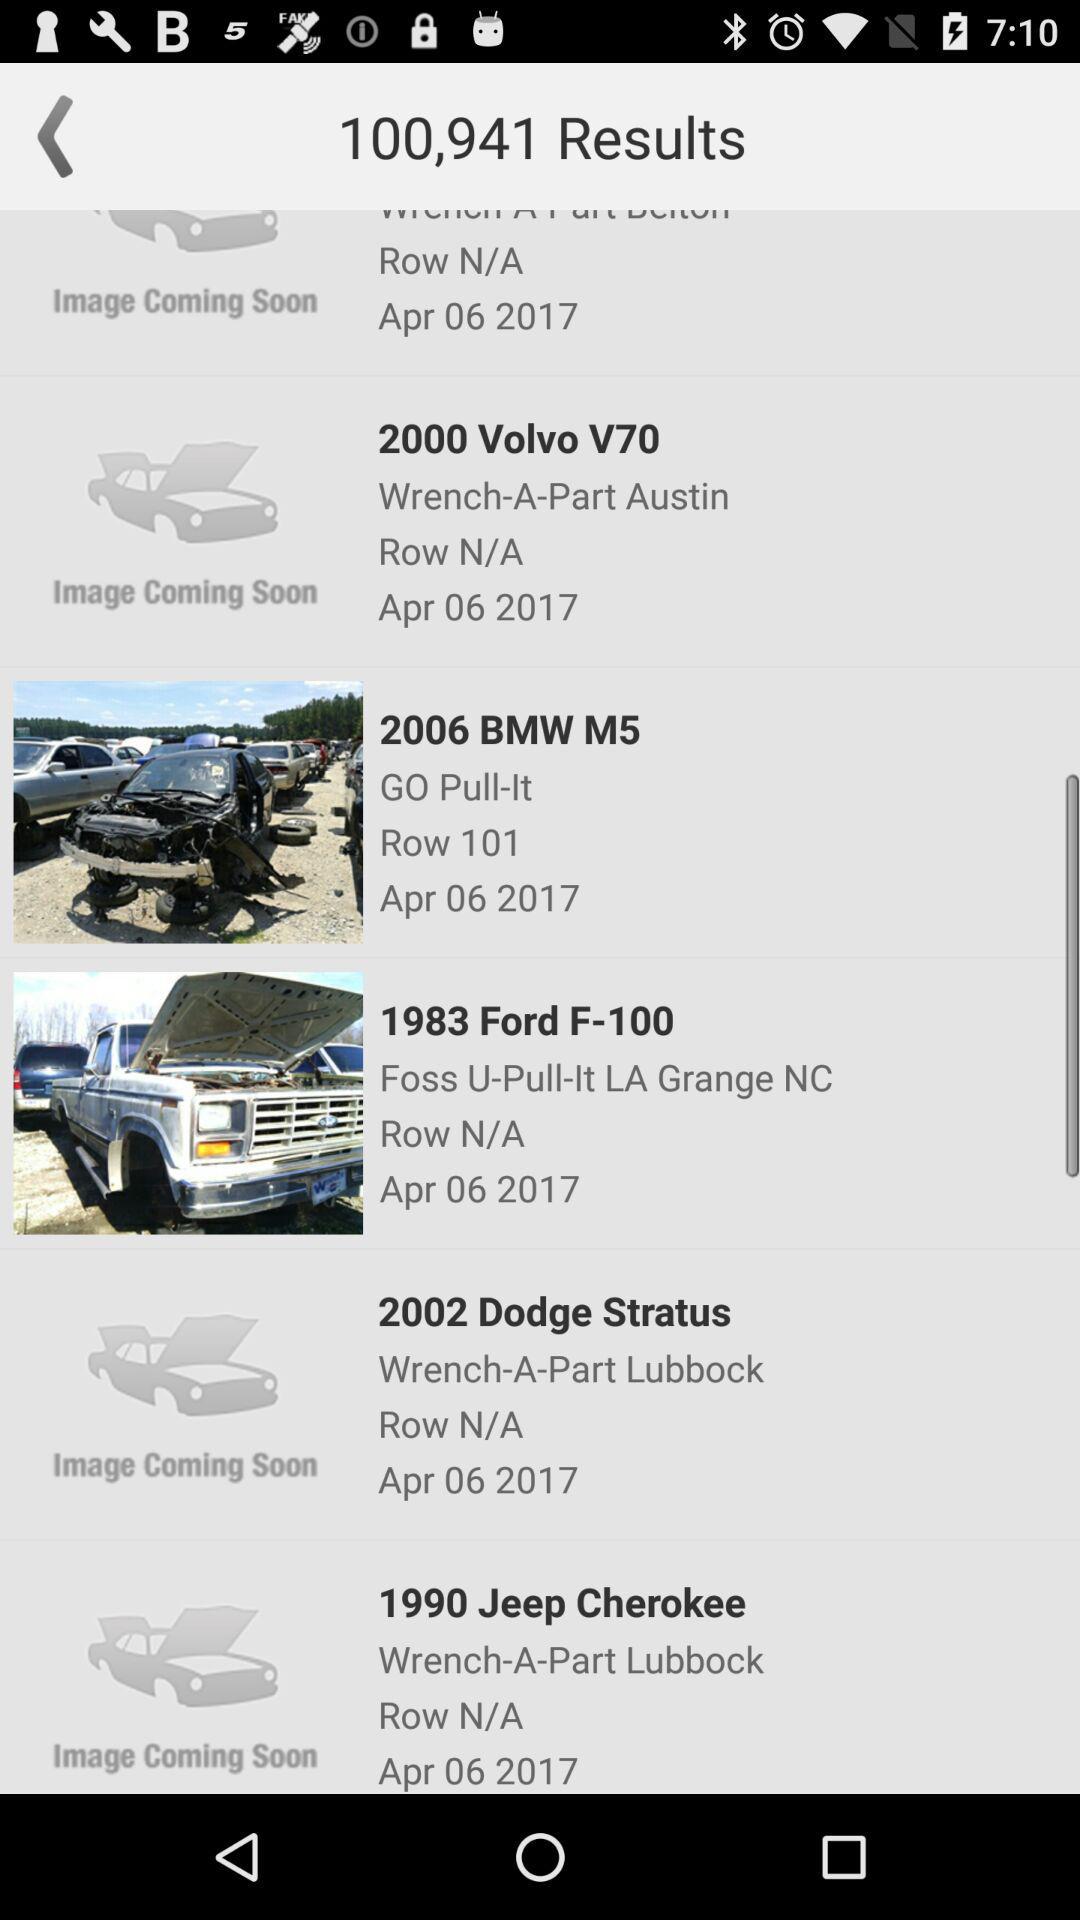 The width and height of the screenshot is (1080, 1920). What do you see at coordinates (727, 1310) in the screenshot?
I see `the icon above the wrench a part icon` at bounding box center [727, 1310].